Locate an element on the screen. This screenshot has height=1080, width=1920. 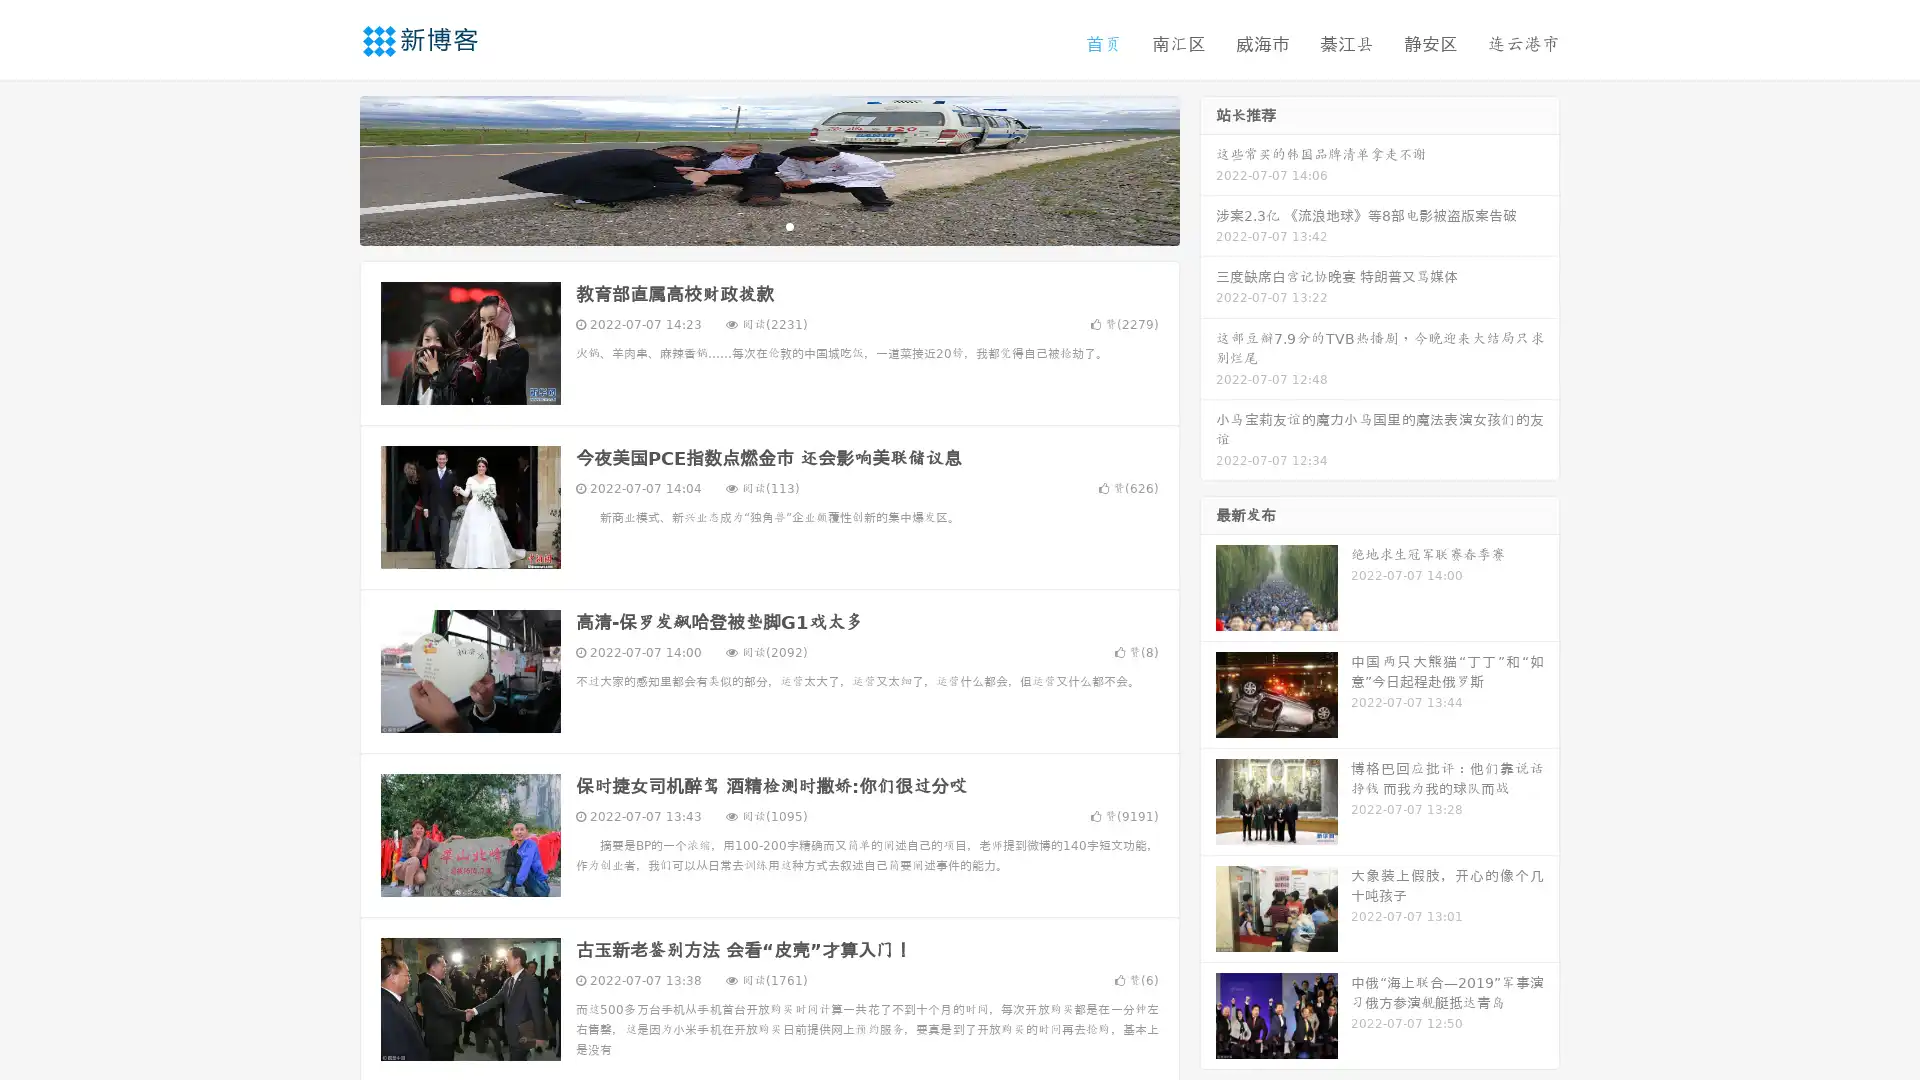
Next slide is located at coordinates (1208, 168).